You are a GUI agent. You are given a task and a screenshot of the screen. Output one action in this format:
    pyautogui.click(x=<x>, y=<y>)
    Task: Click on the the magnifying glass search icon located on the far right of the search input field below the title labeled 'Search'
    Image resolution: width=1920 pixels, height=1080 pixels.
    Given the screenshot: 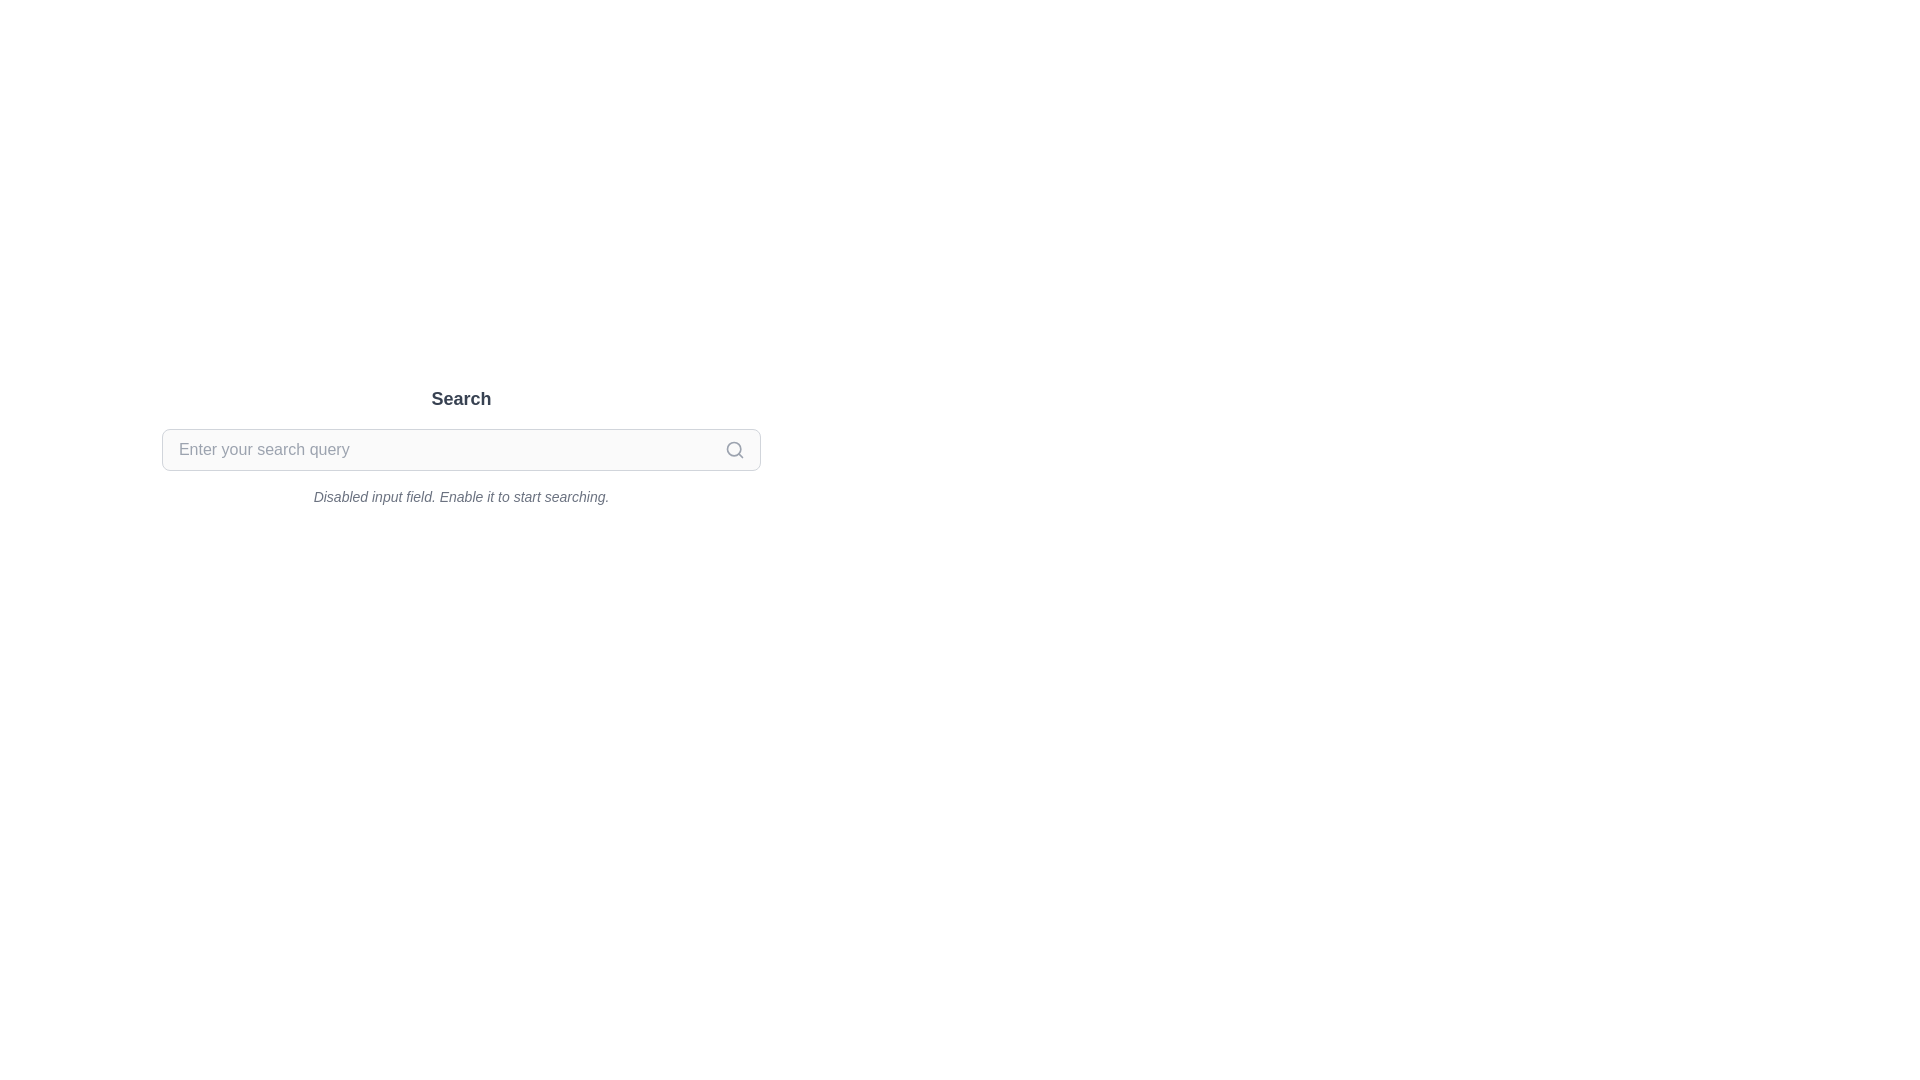 What is the action you would take?
    pyautogui.click(x=734, y=450)
    